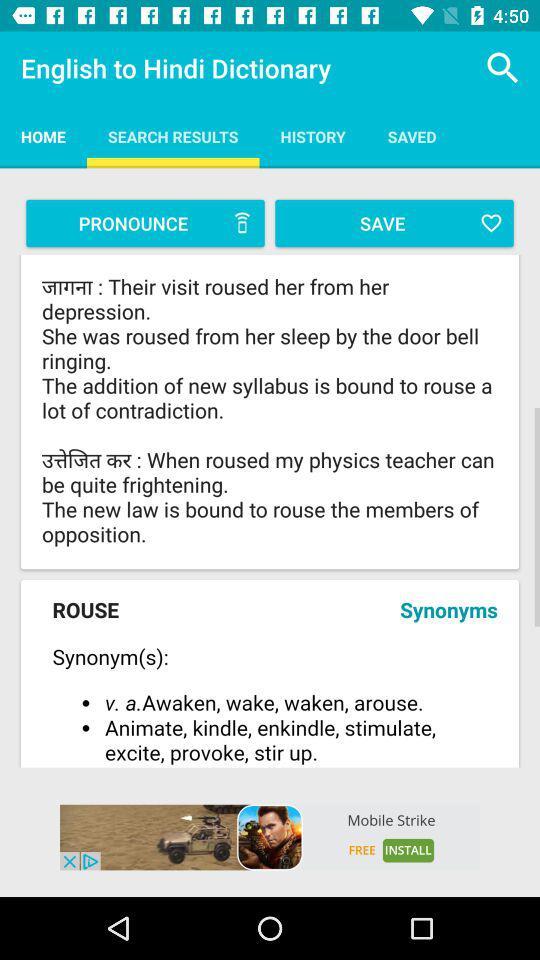 Image resolution: width=540 pixels, height=960 pixels. What do you see at coordinates (394, 223) in the screenshot?
I see `option right to pronounce option` at bounding box center [394, 223].